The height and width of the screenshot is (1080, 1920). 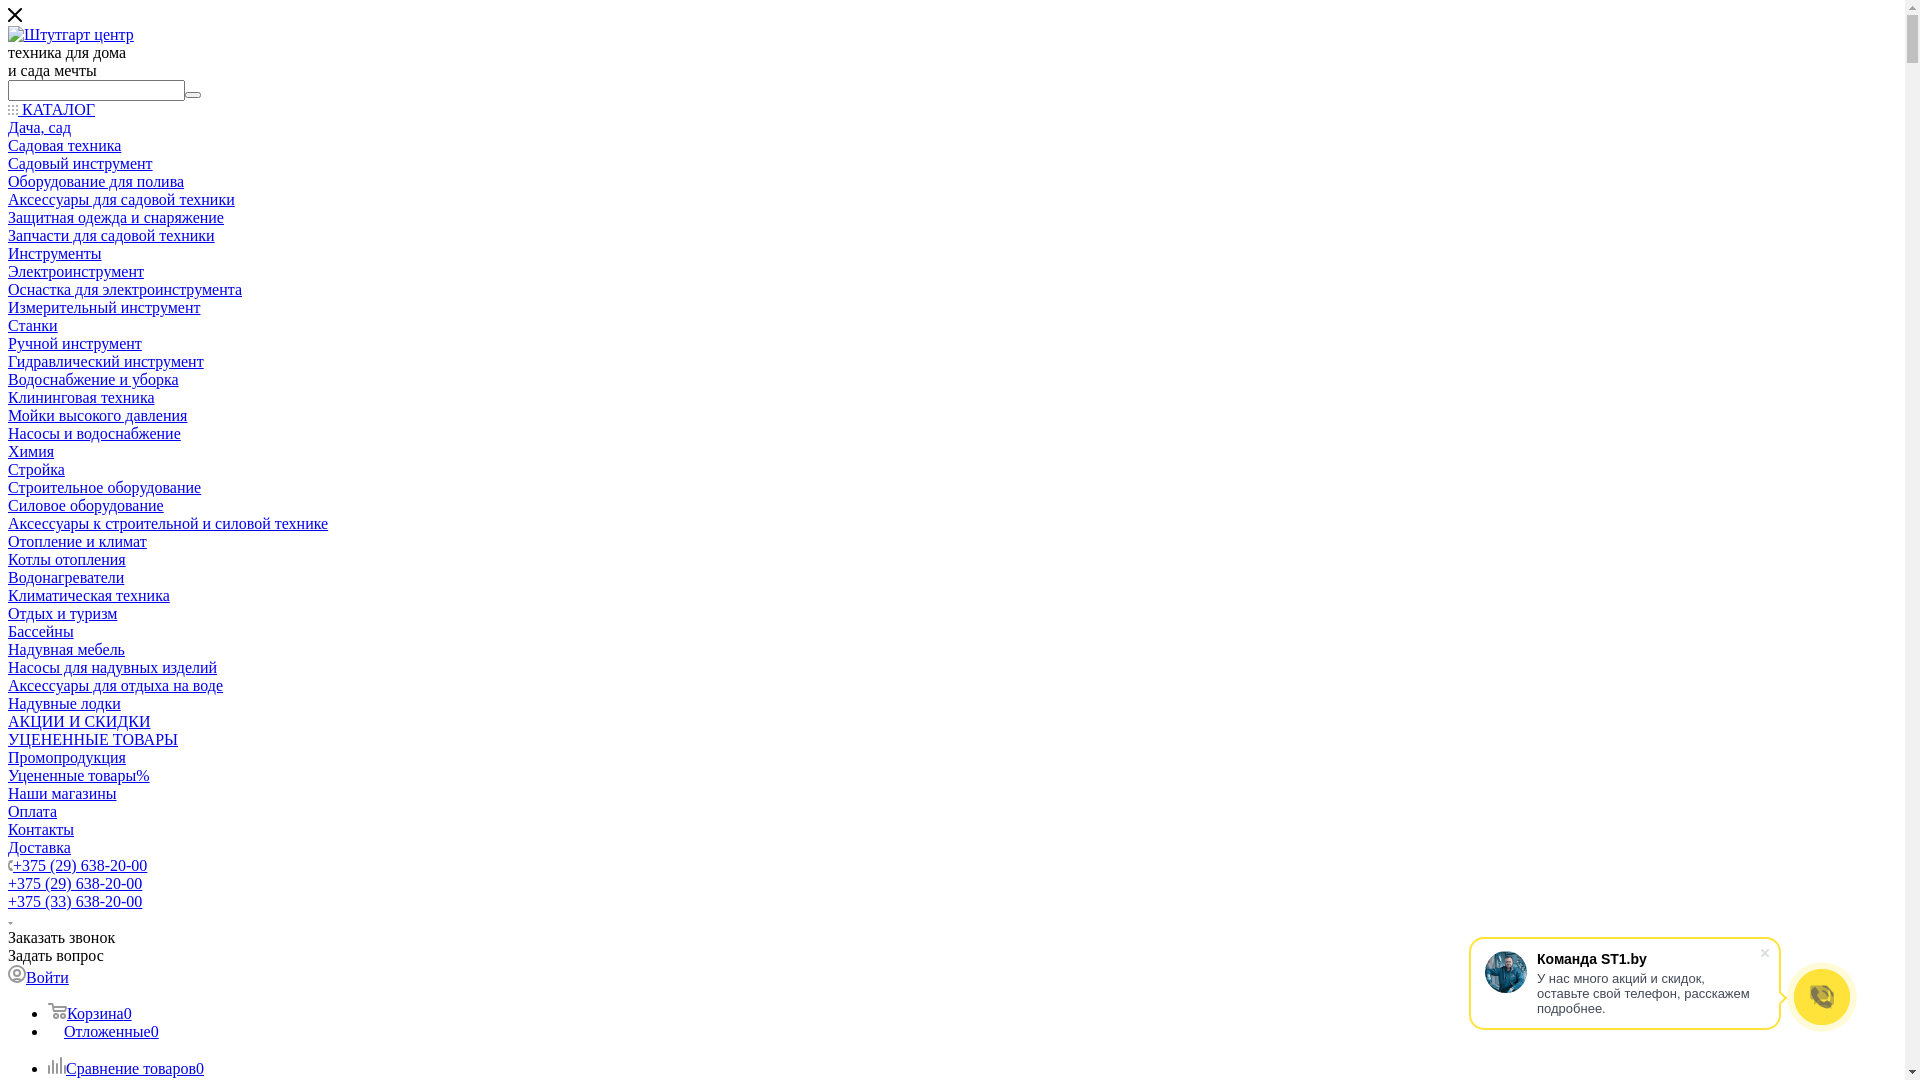 I want to click on '+375 (33) 638-20-00', so click(x=75, y=901).